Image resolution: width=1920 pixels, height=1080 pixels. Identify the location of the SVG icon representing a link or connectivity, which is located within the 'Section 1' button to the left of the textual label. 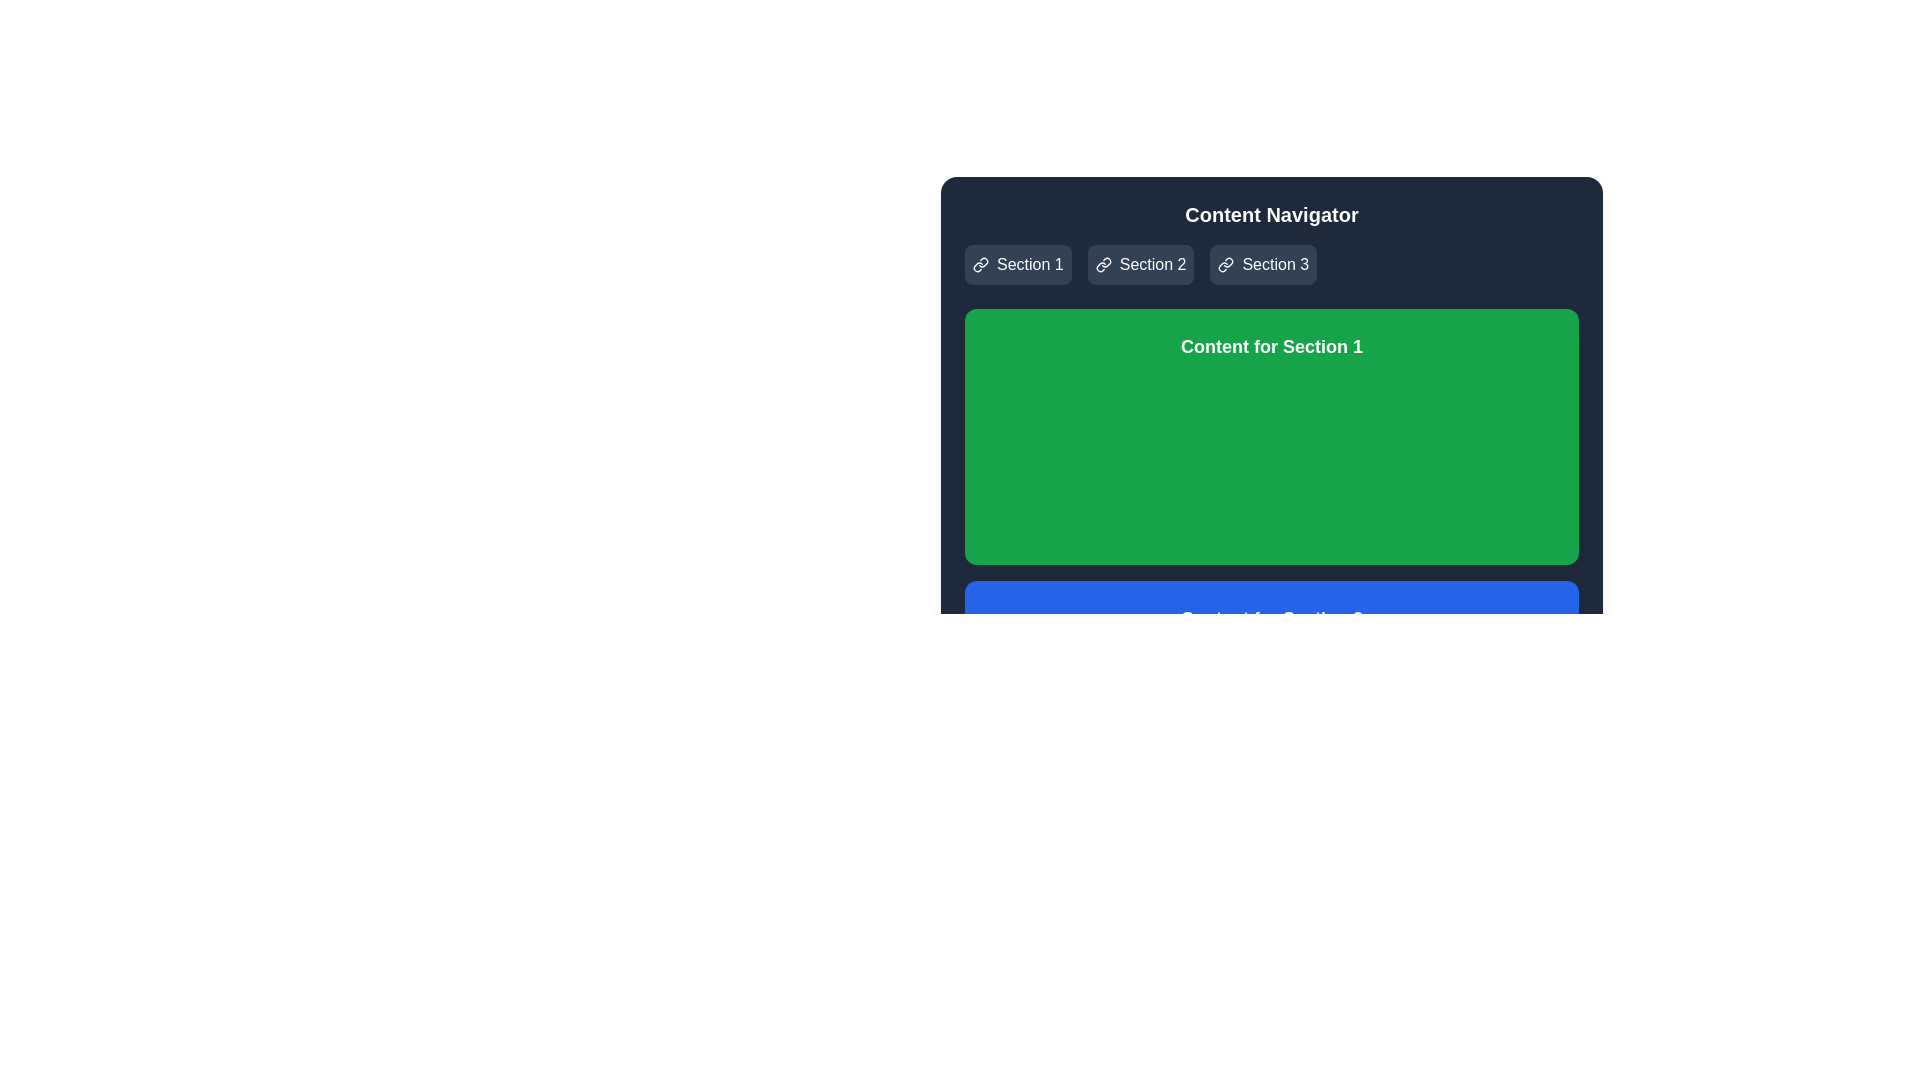
(978, 266).